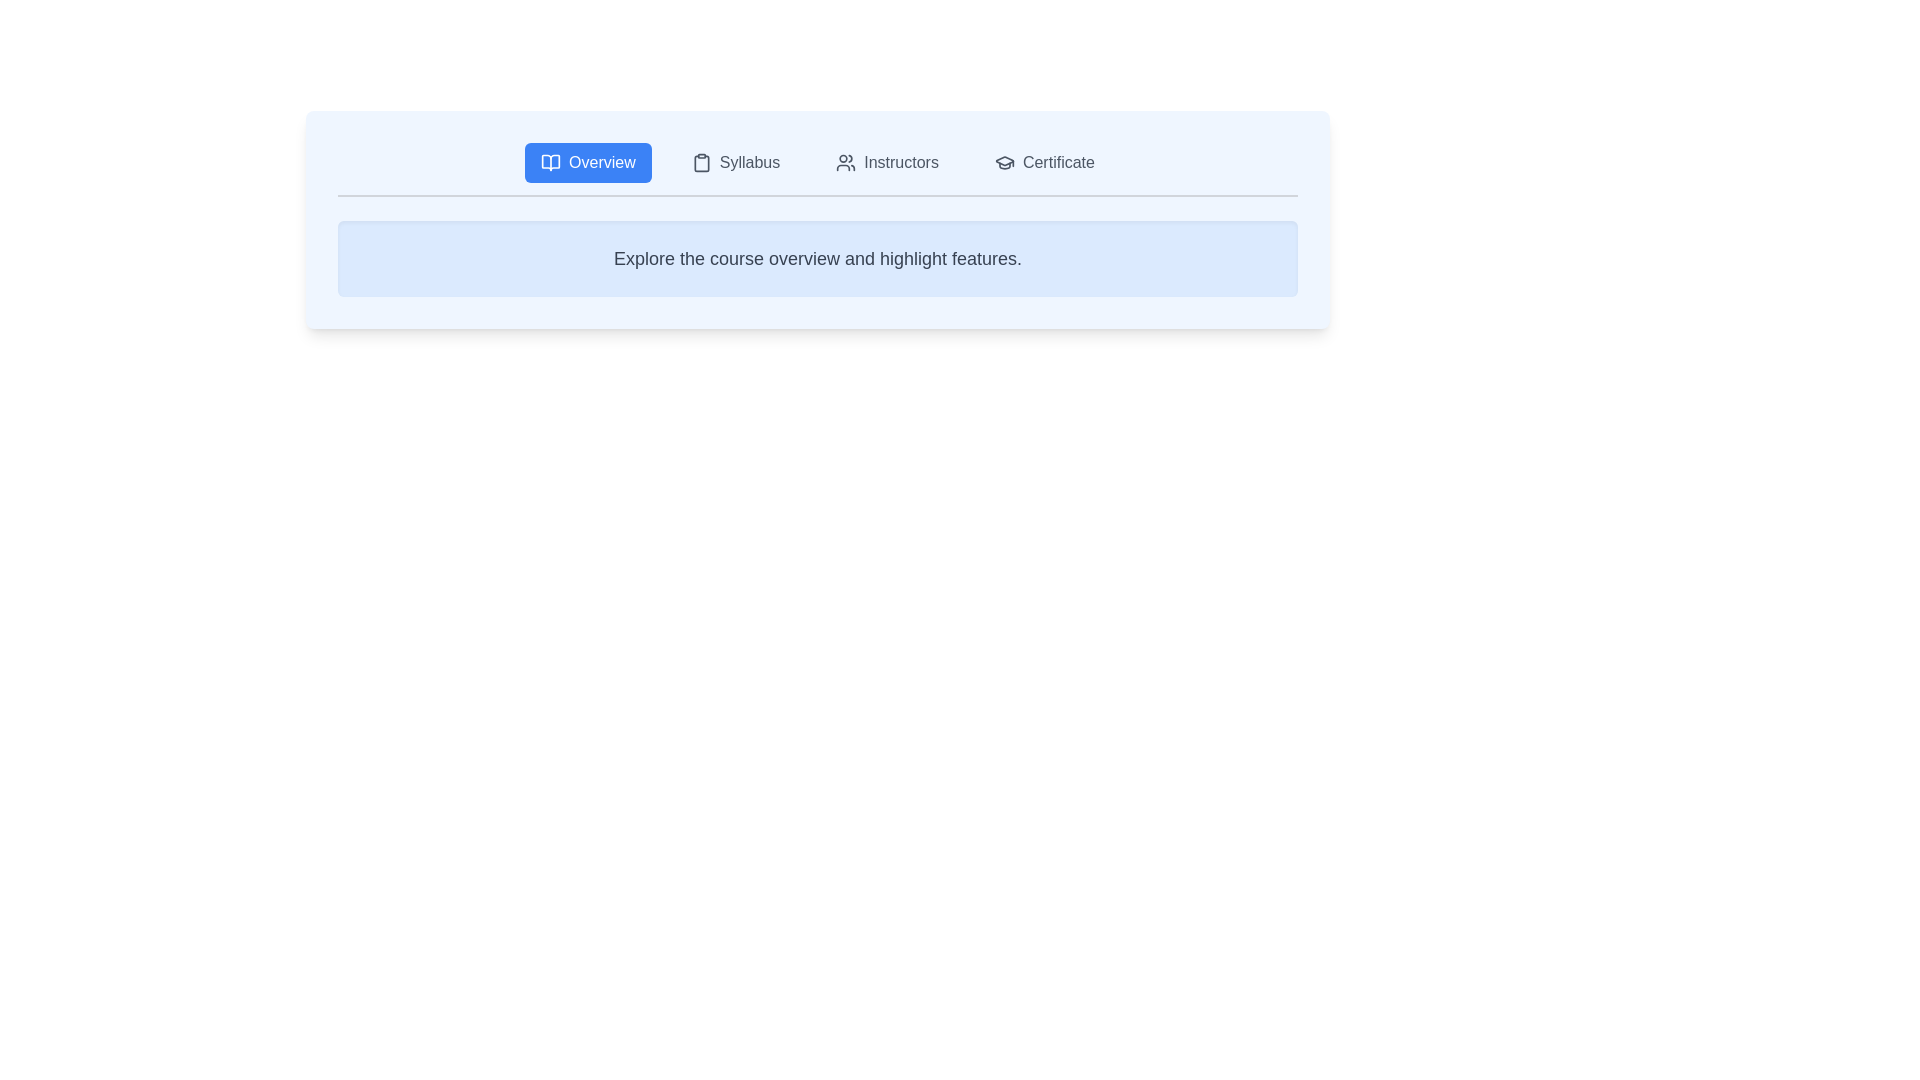 The image size is (1920, 1080). What do you see at coordinates (886, 161) in the screenshot?
I see `the Instructors tab` at bounding box center [886, 161].